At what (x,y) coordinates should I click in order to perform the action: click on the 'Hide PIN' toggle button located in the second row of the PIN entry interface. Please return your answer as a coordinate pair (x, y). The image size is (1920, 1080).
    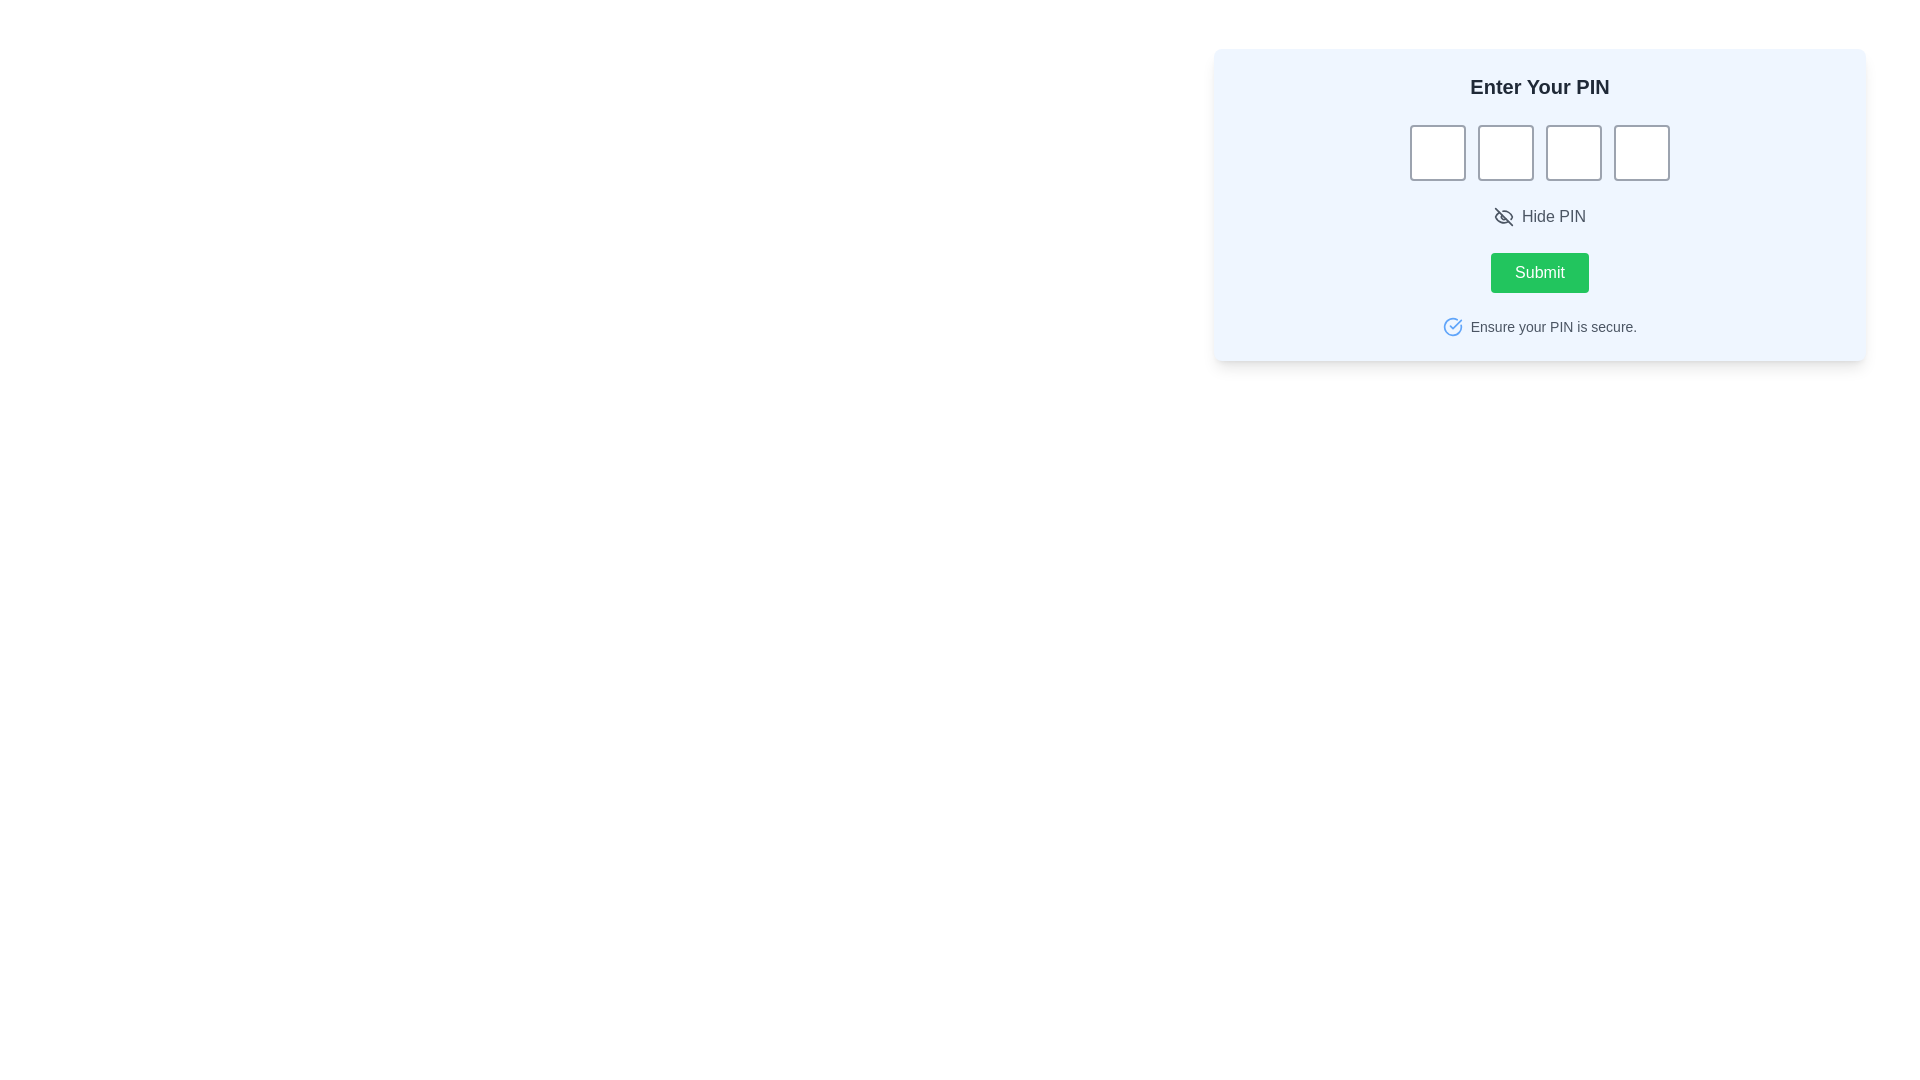
    Looking at the image, I should click on (1539, 204).